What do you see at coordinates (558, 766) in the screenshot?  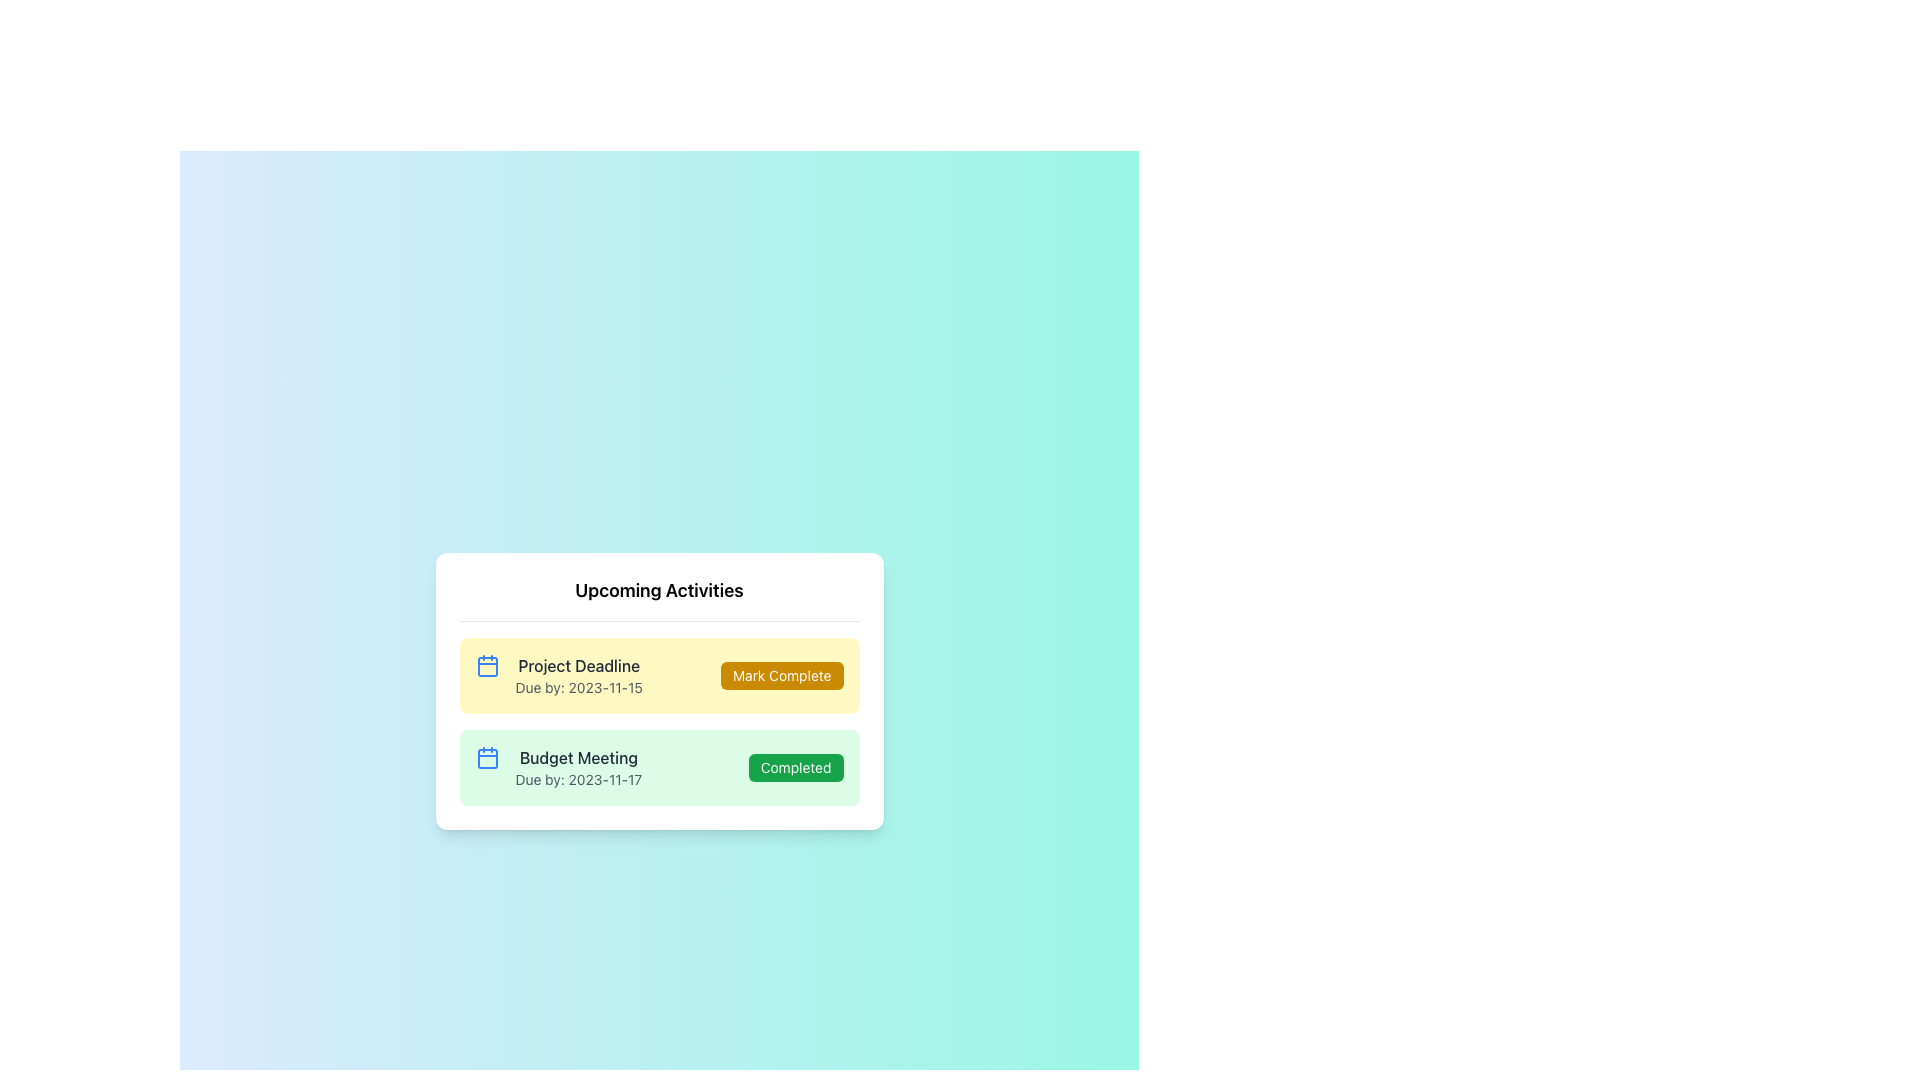 I see `information contained in the task list item titled 'Budget Meeting', which includes the subtitle 'Due by: 2023-11-17'` at bounding box center [558, 766].